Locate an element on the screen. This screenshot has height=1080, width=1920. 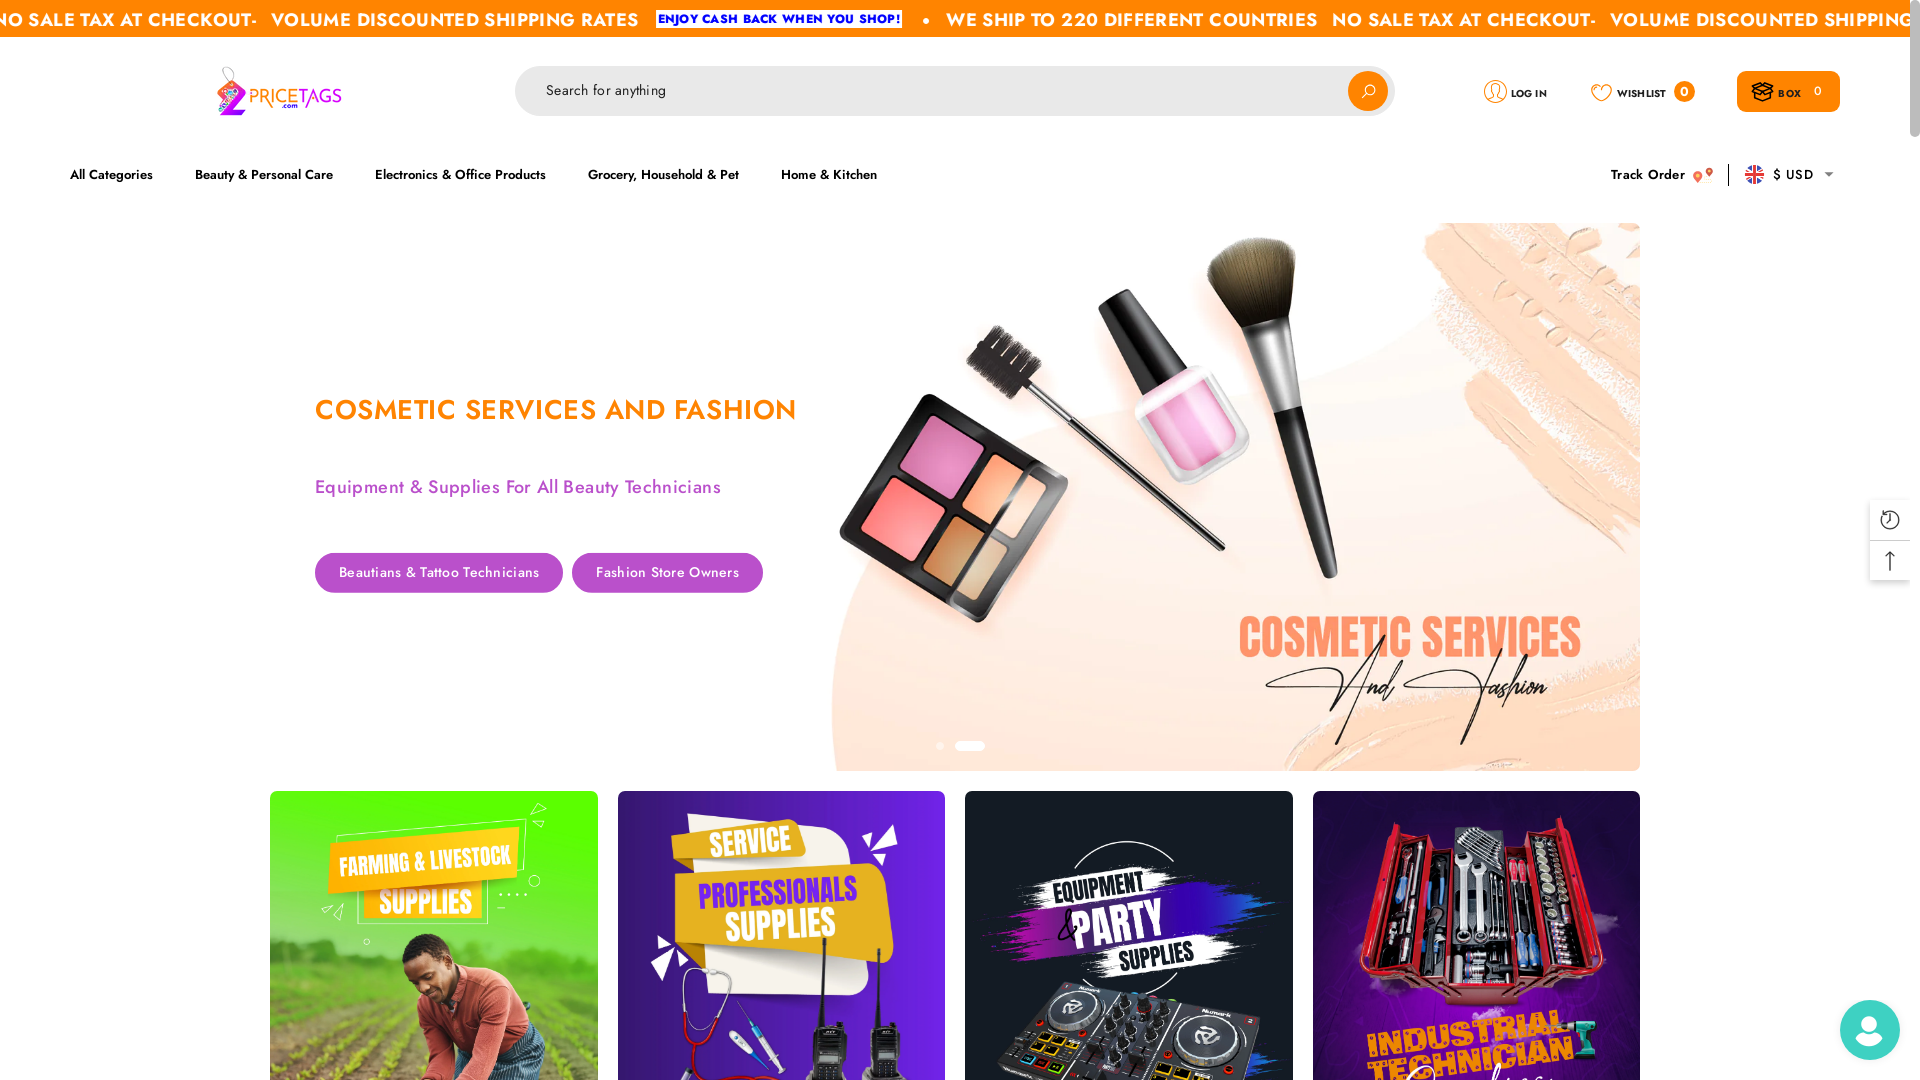
'Home & Kitchen' is located at coordinates (829, 173).